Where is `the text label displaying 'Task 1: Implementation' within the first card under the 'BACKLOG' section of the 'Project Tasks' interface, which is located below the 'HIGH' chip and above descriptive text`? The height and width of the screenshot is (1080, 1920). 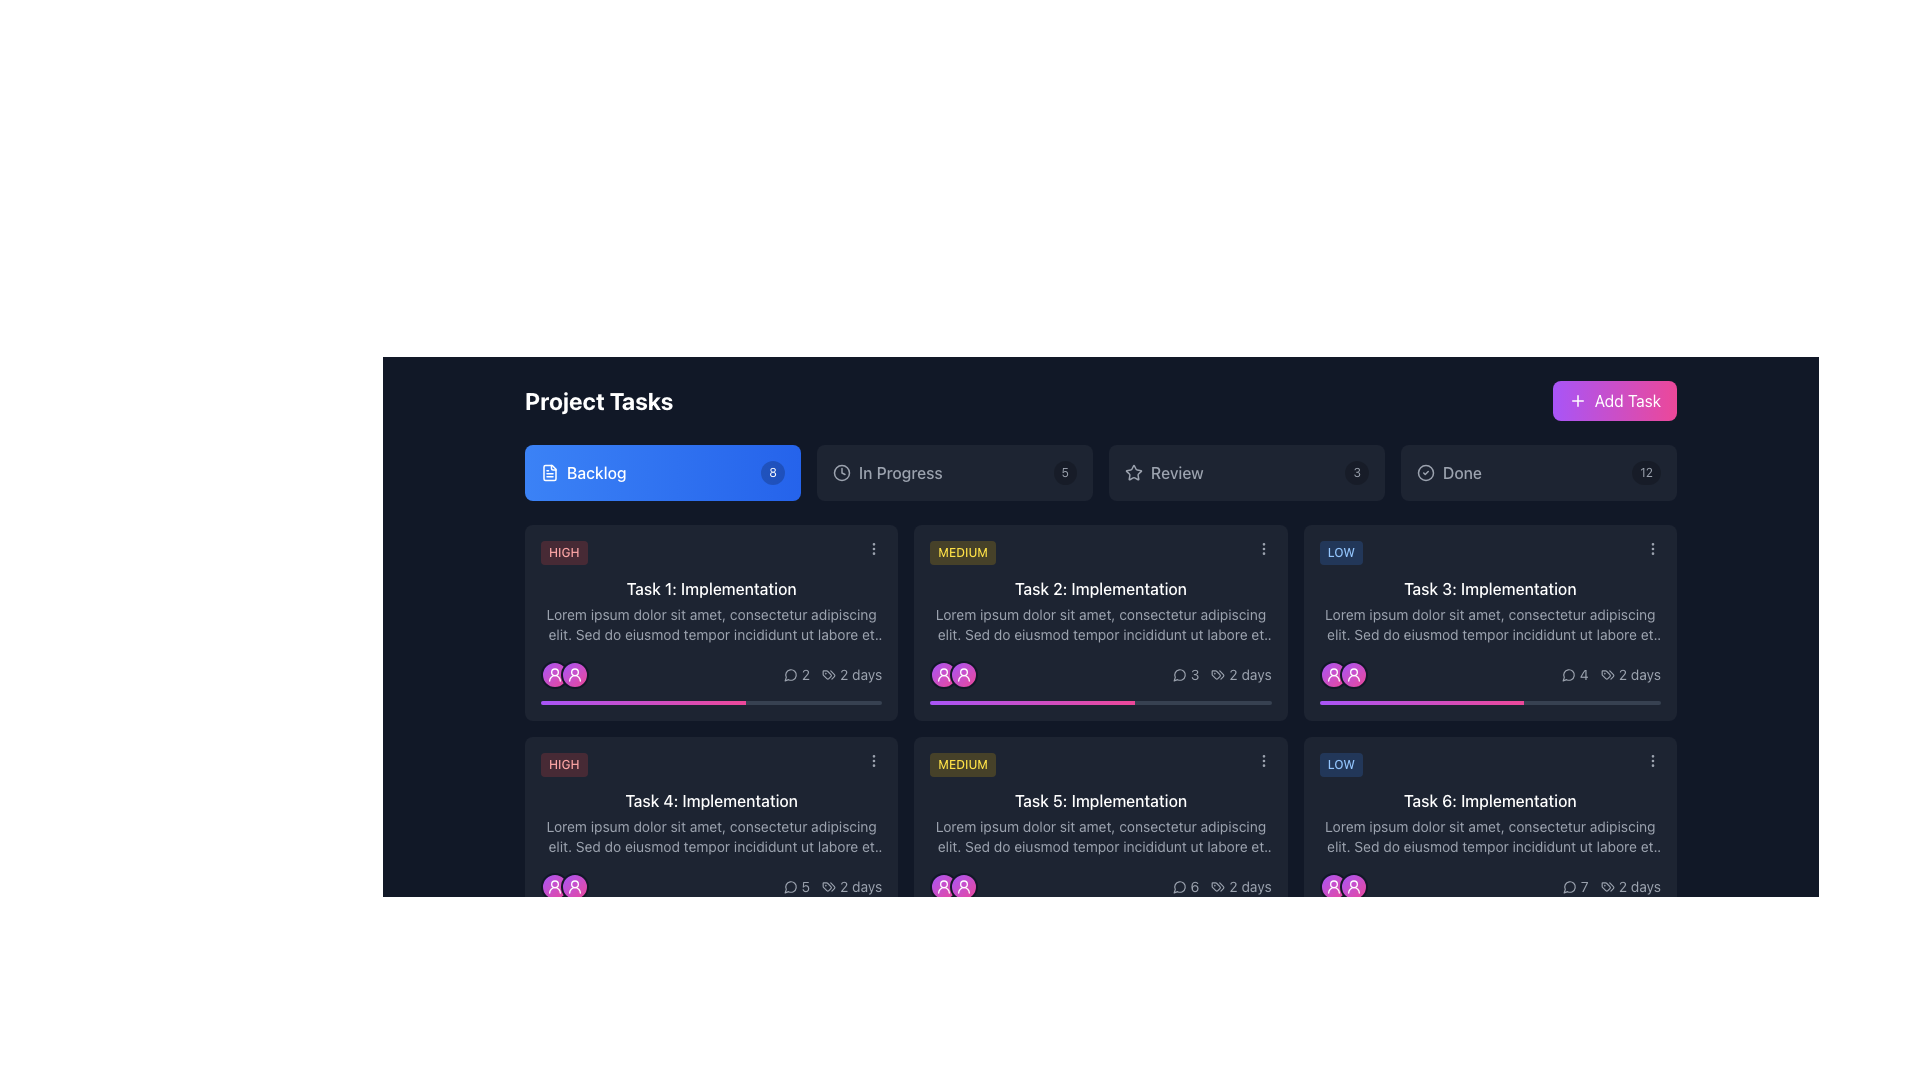
the text label displaying 'Task 1: Implementation' within the first card under the 'BACKLOG' section of the 'Project Tasks' interface, which is located below the 'HIGH' chip and above descriptive text is located at coordinates (711, 588).